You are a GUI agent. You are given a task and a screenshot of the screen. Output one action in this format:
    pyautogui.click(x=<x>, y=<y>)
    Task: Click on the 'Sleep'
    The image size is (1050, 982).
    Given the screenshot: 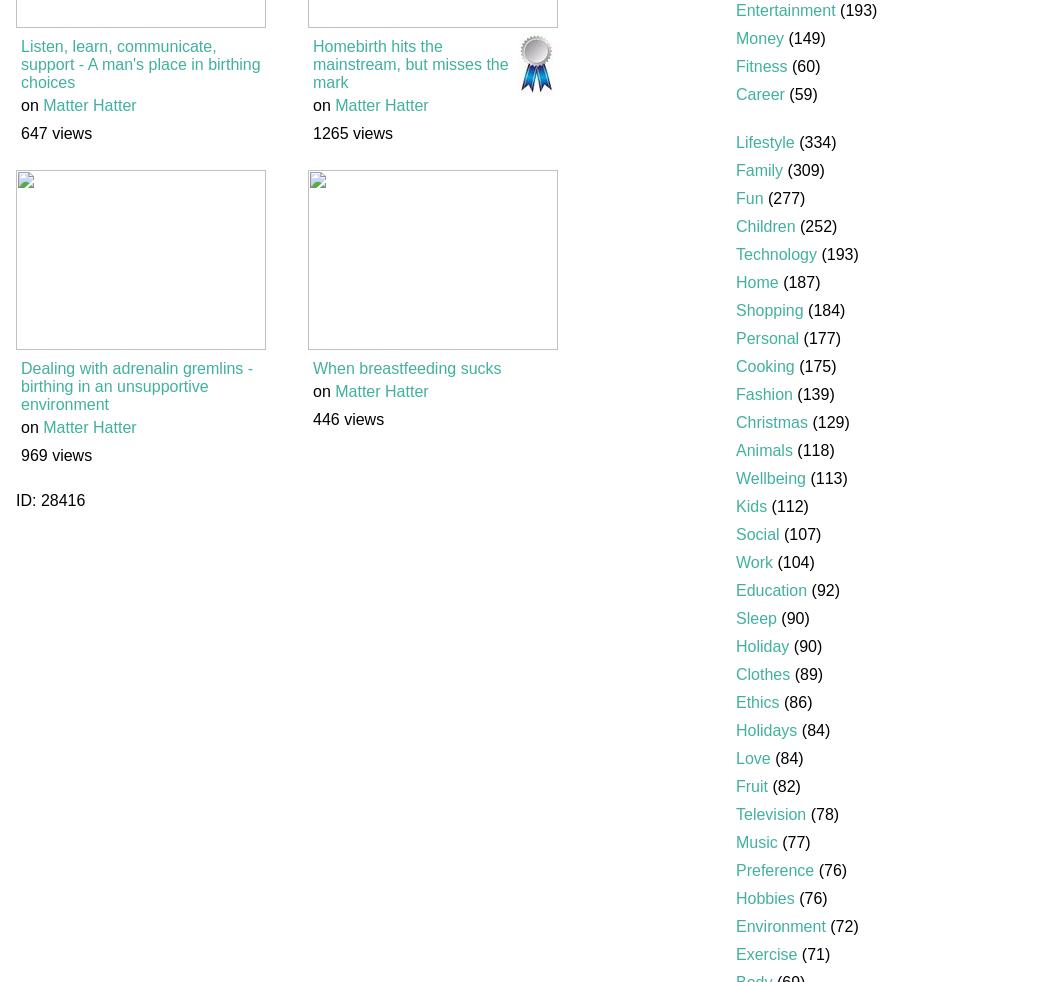 What is the action you would take?
    pyautogui.click(x=756, y=617)
    